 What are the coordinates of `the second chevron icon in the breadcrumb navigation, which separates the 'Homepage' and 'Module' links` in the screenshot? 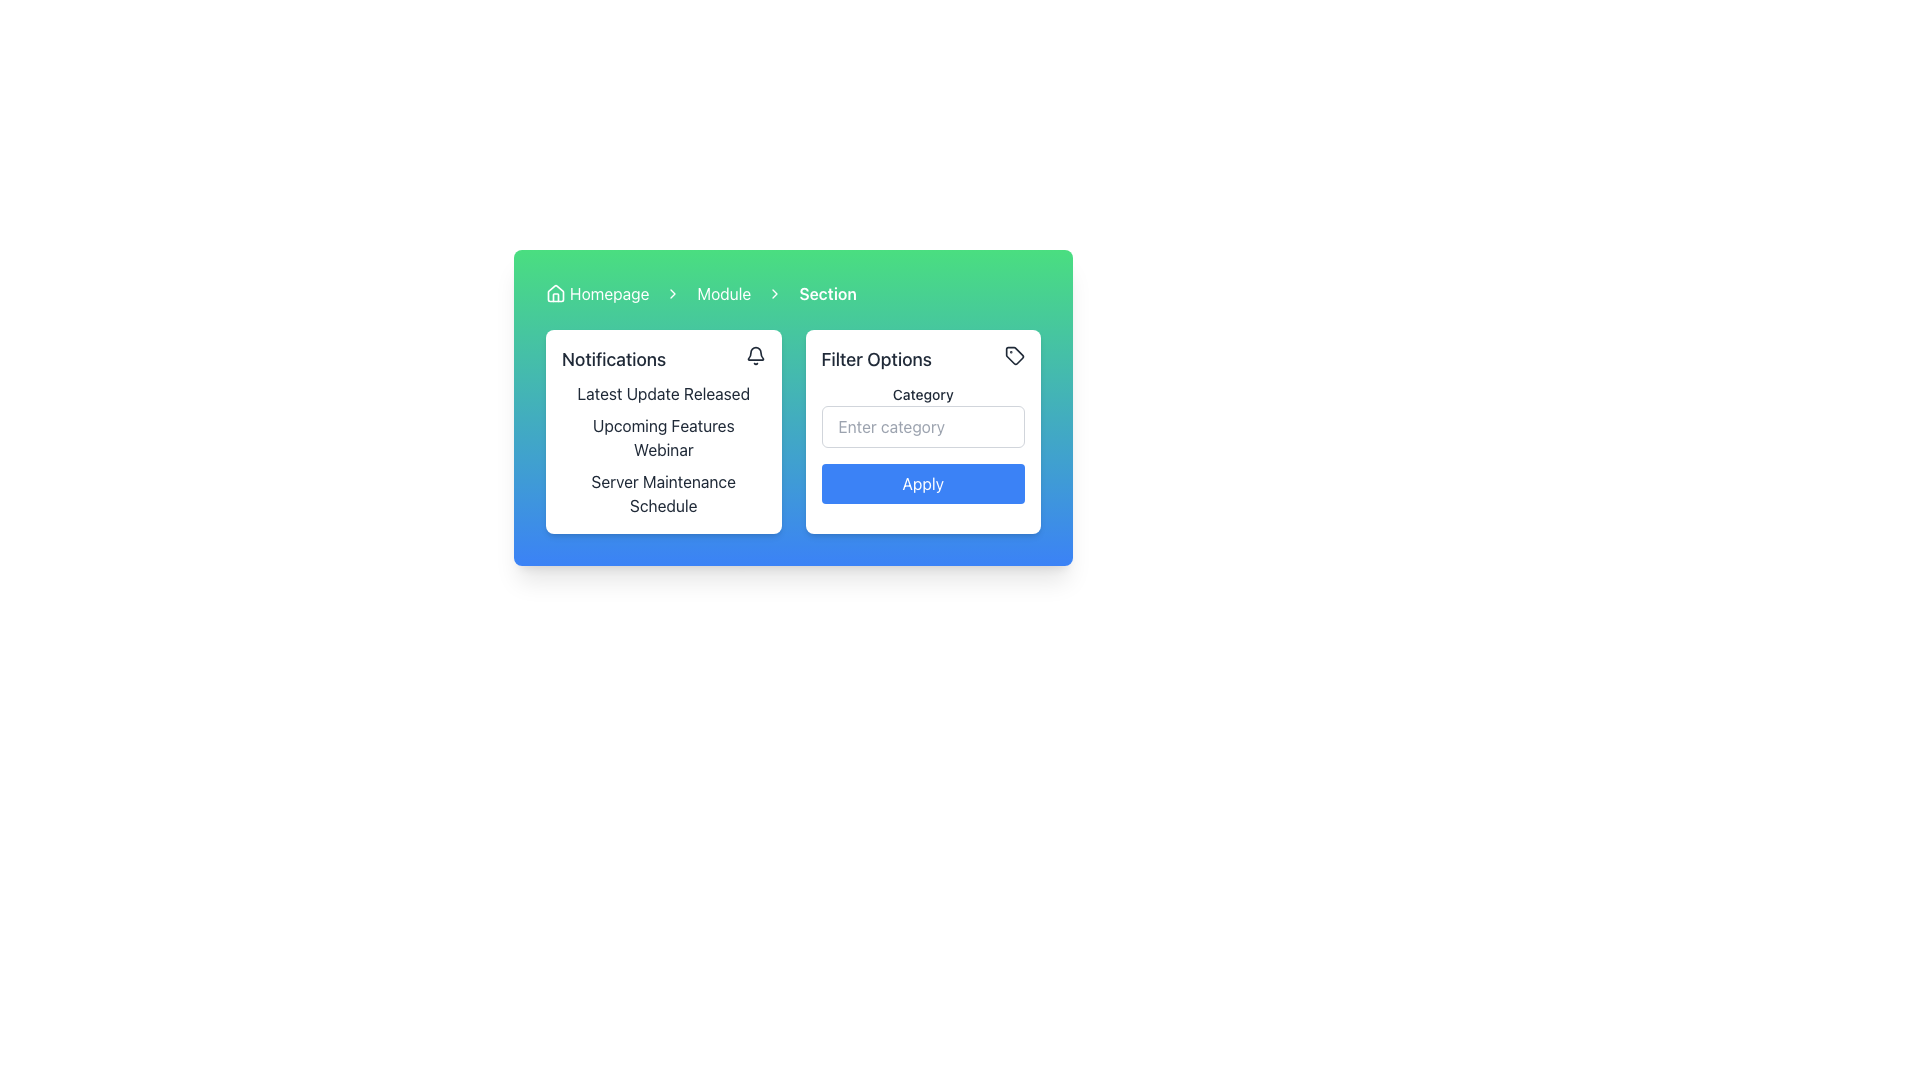 It's located at (673, 293).